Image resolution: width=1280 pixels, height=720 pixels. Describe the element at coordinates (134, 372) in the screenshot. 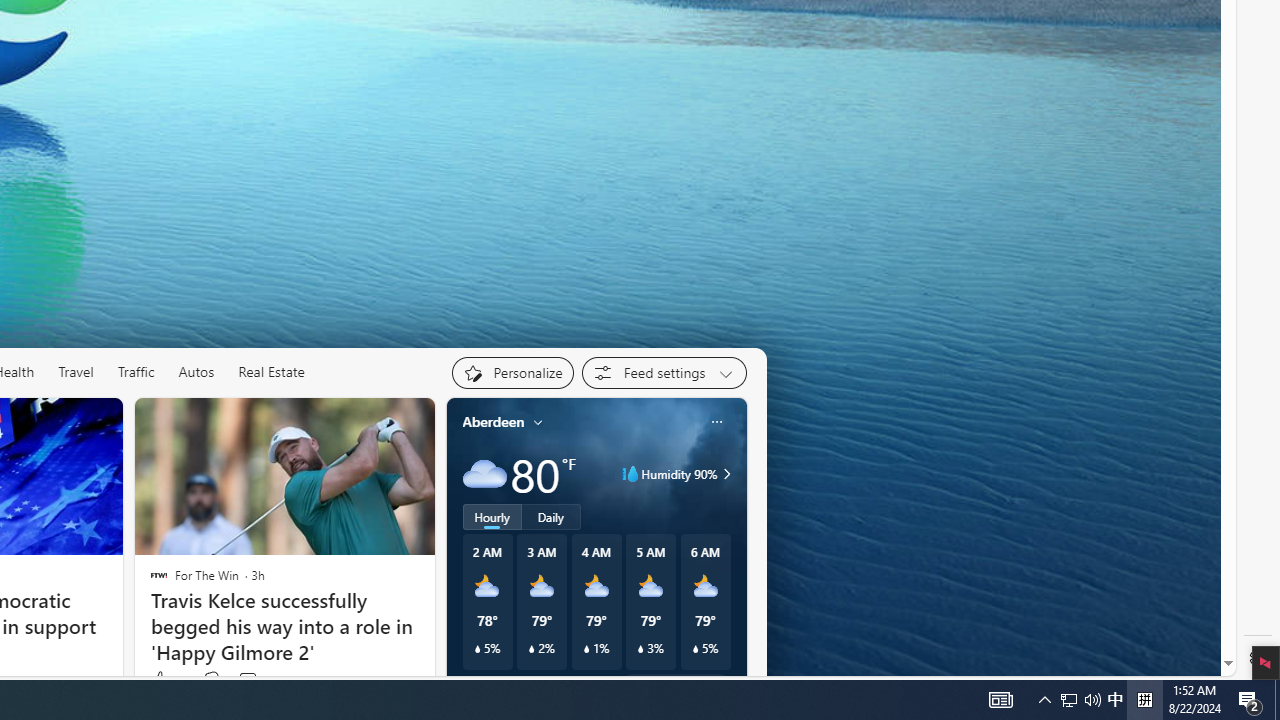

I see `'Traffic'` at that location.